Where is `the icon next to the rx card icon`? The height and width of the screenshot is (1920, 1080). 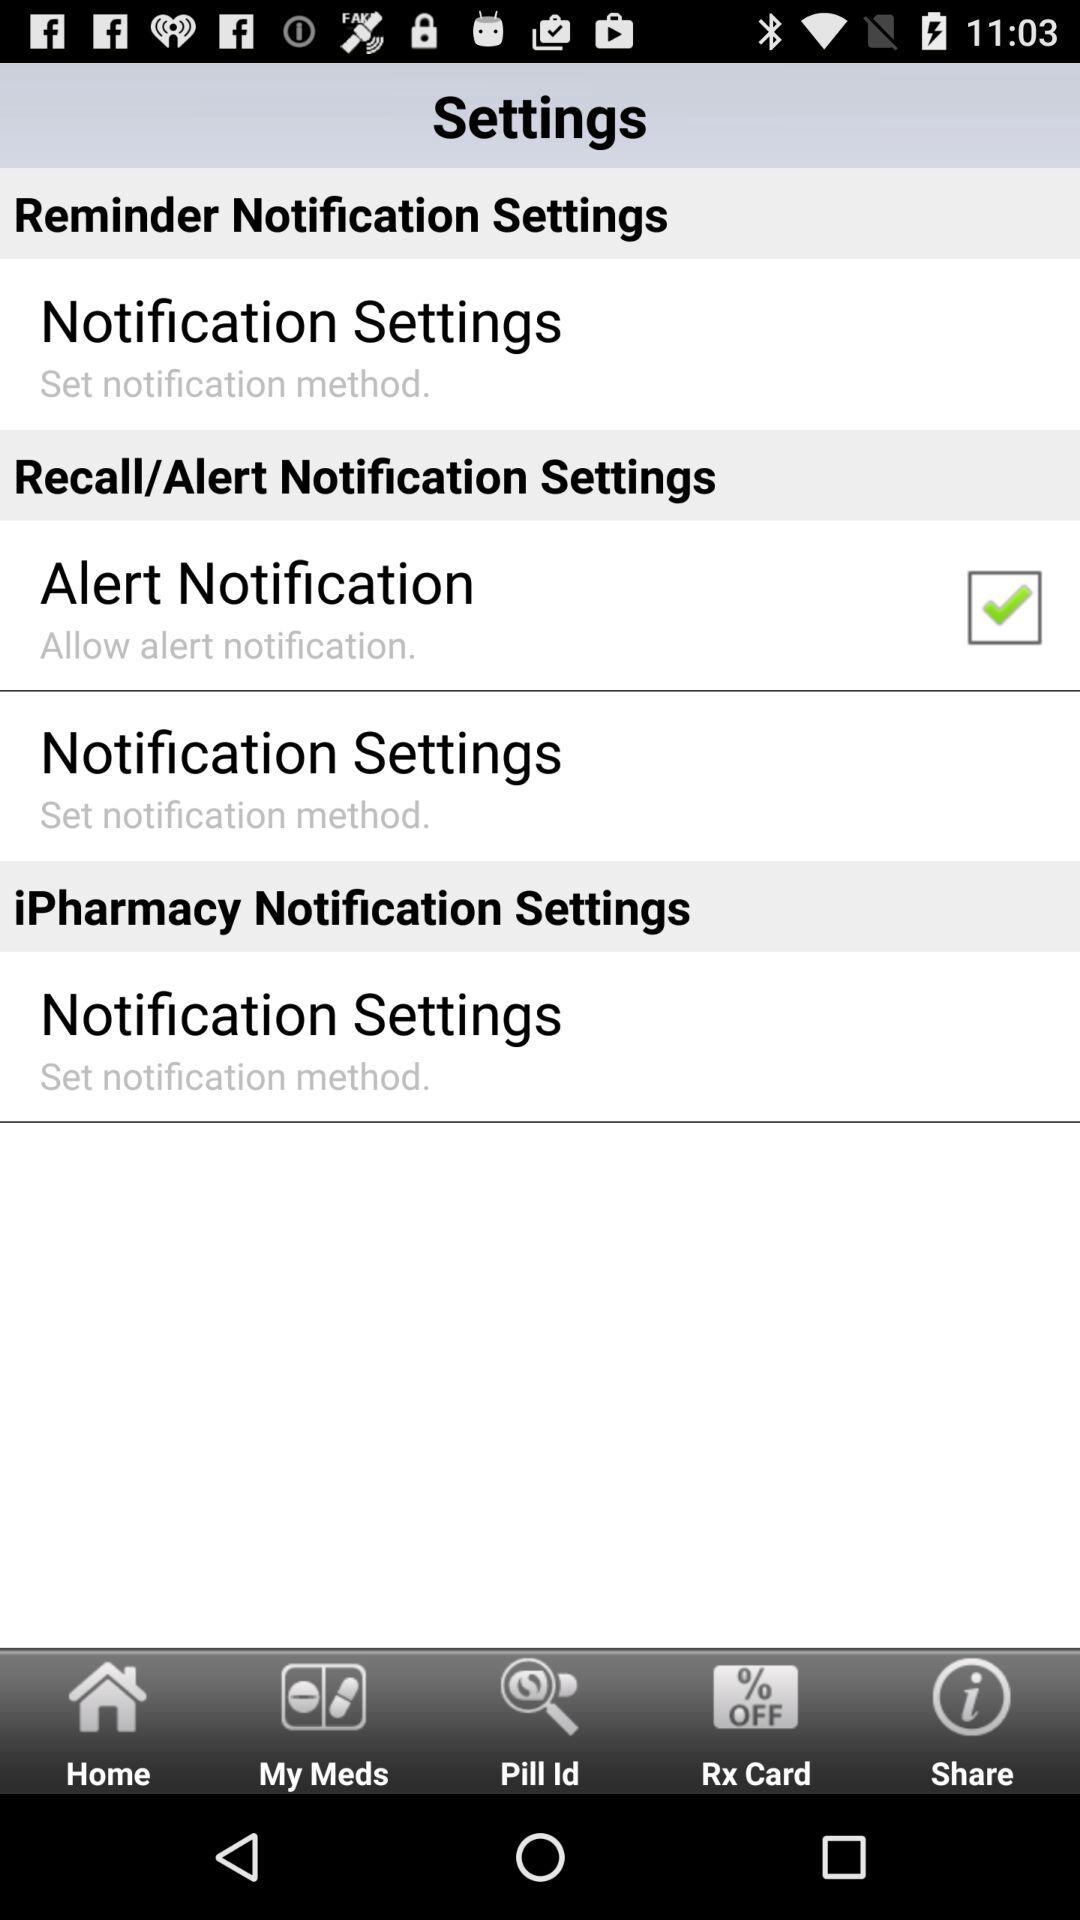
the icon next to the rx card icon is located at coordinates (540, 1719).